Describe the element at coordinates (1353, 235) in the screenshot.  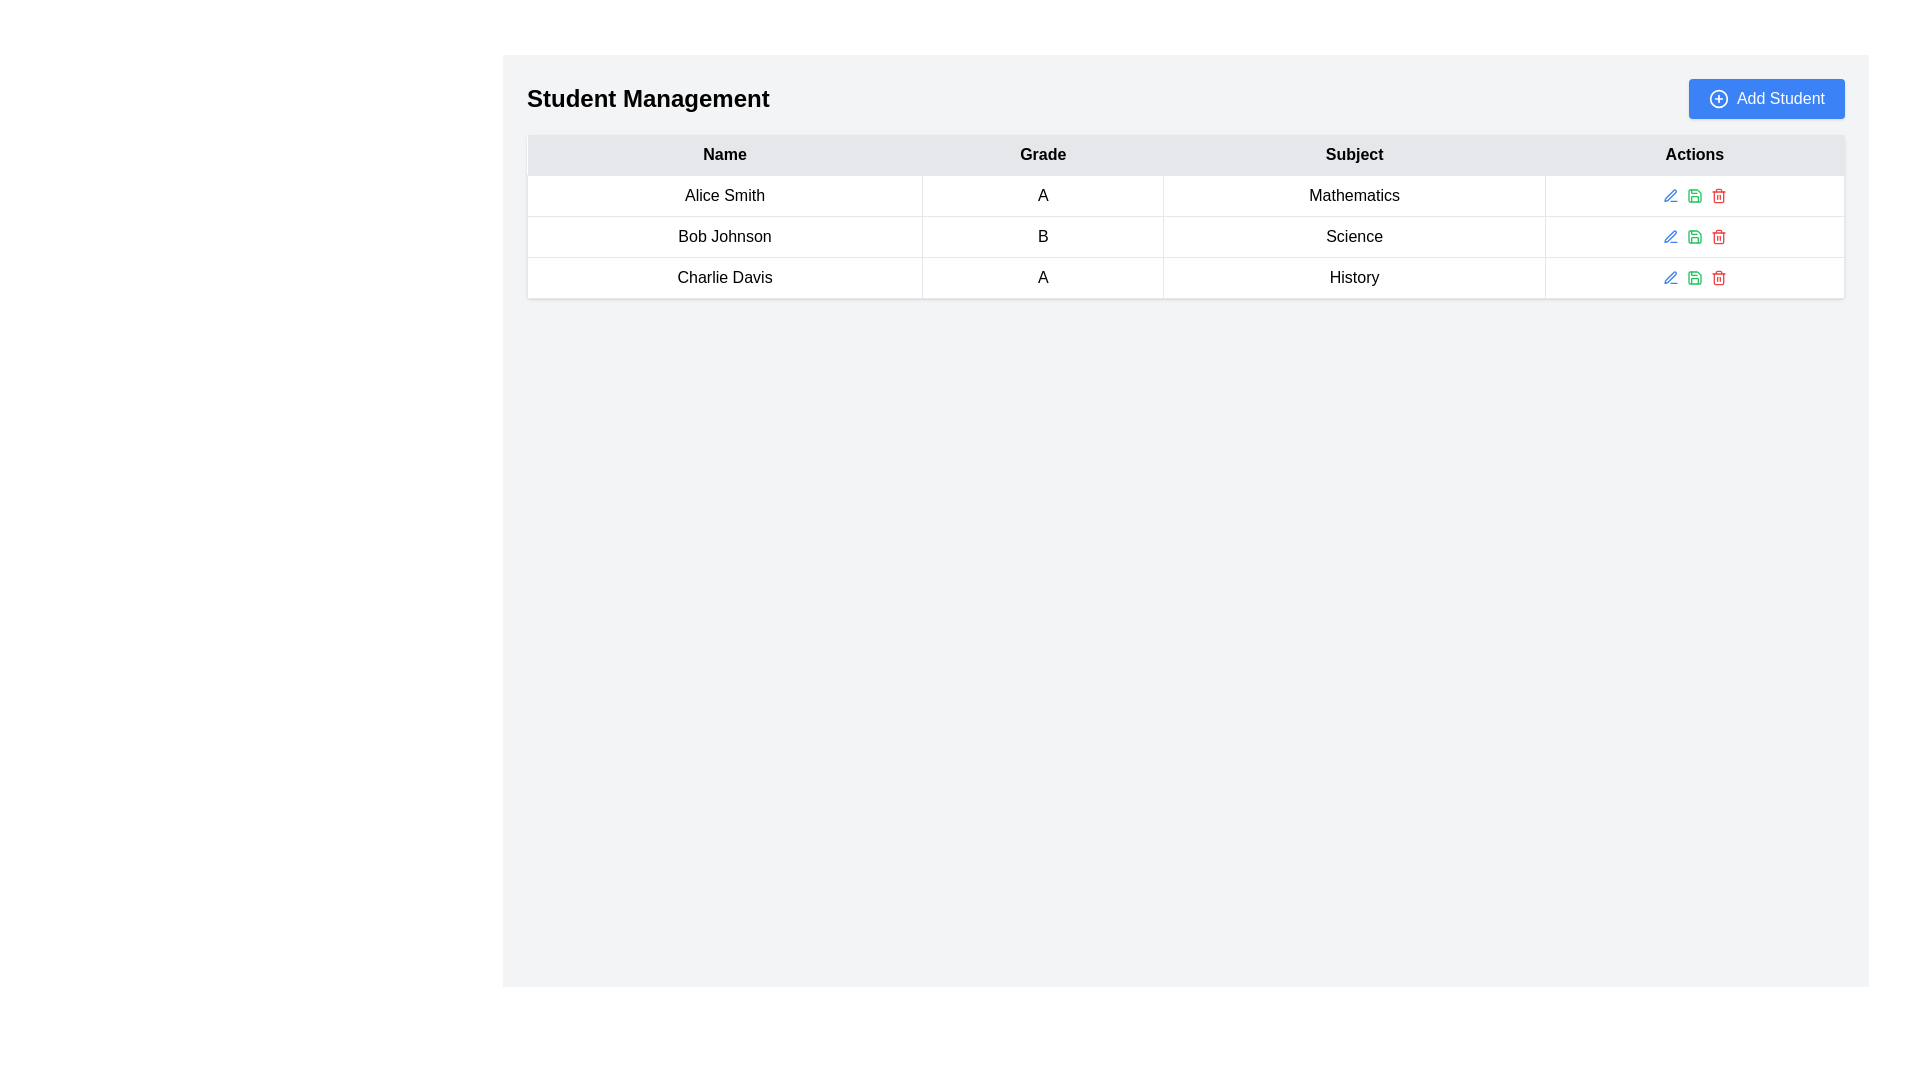
I see `the table cell containing the text 'Science', which is the third cell in the 'Subject' column of the second row, to engage with the surrounding table` at that location.